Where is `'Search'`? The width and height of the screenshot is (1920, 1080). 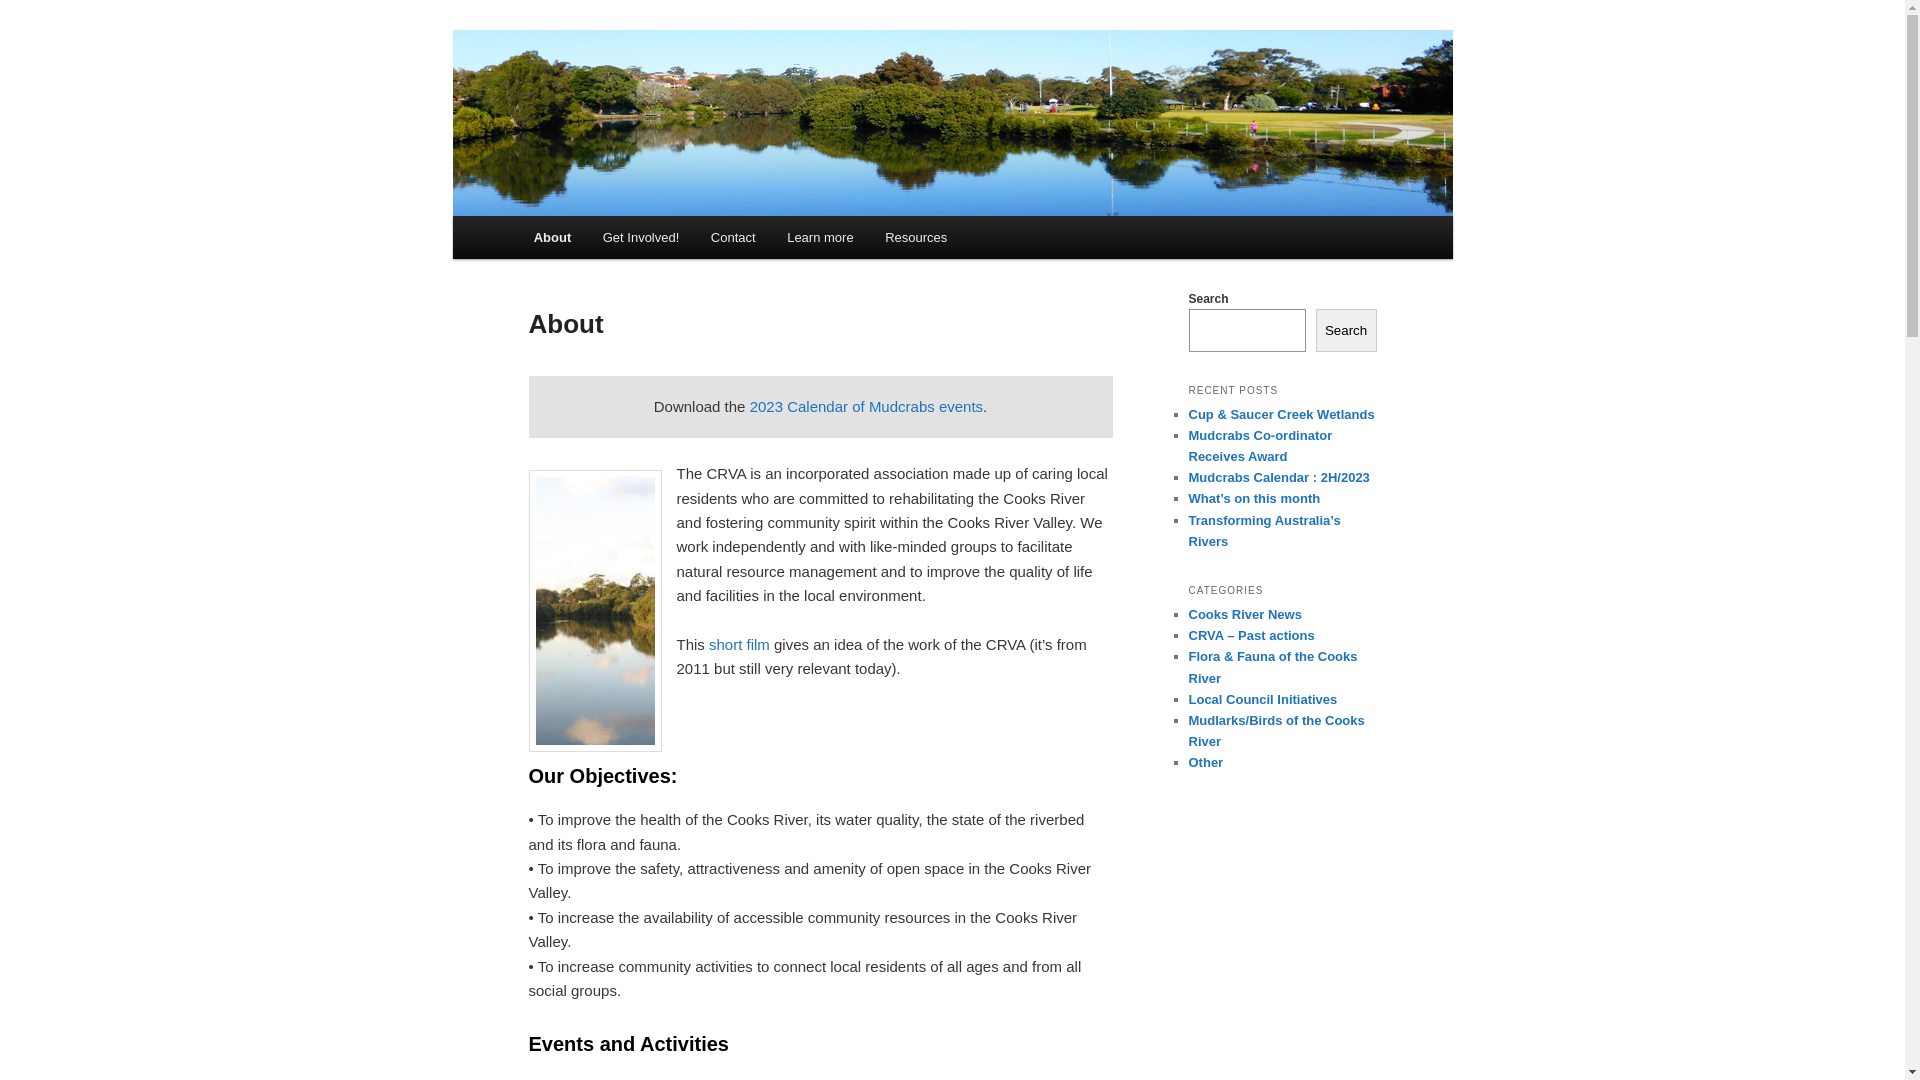
'Search' is located at coordinates (1346, 329).